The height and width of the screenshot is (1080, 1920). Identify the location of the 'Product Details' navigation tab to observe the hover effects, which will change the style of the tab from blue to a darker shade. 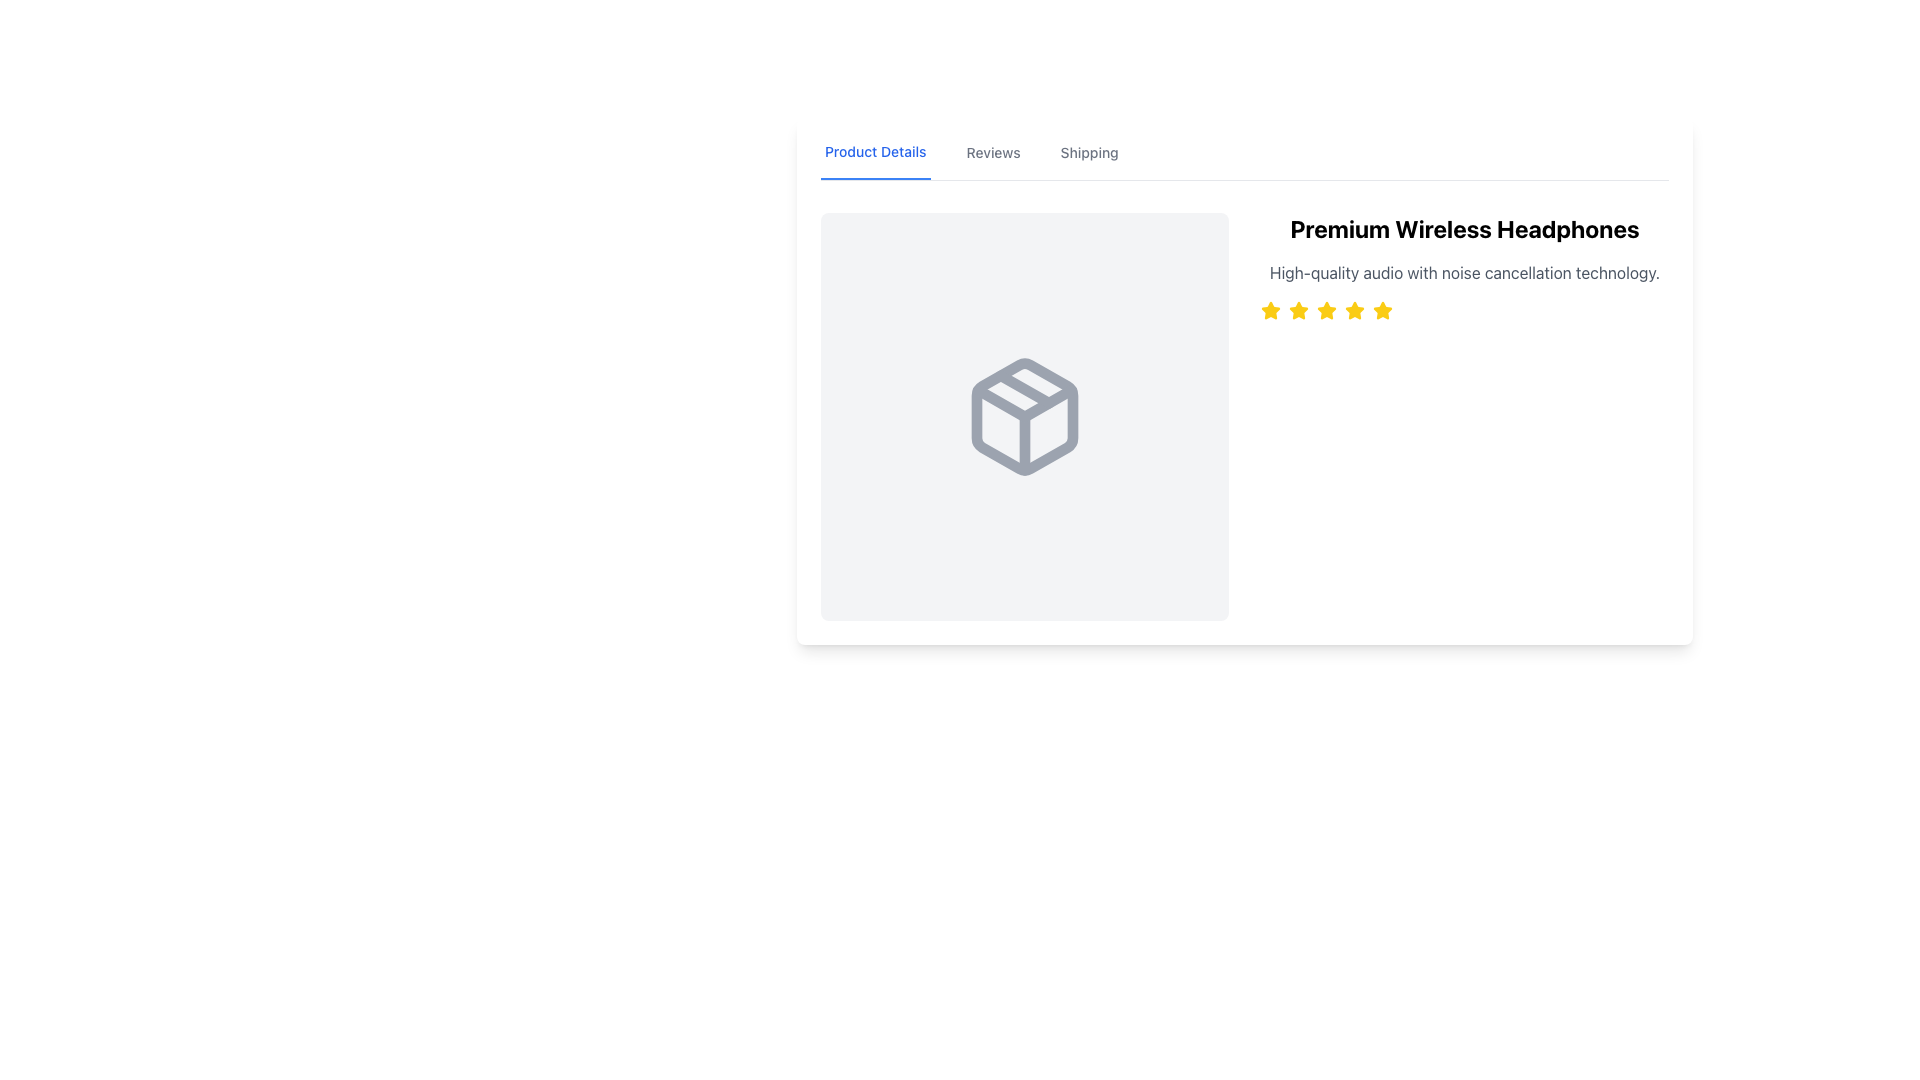
(1243, 160).